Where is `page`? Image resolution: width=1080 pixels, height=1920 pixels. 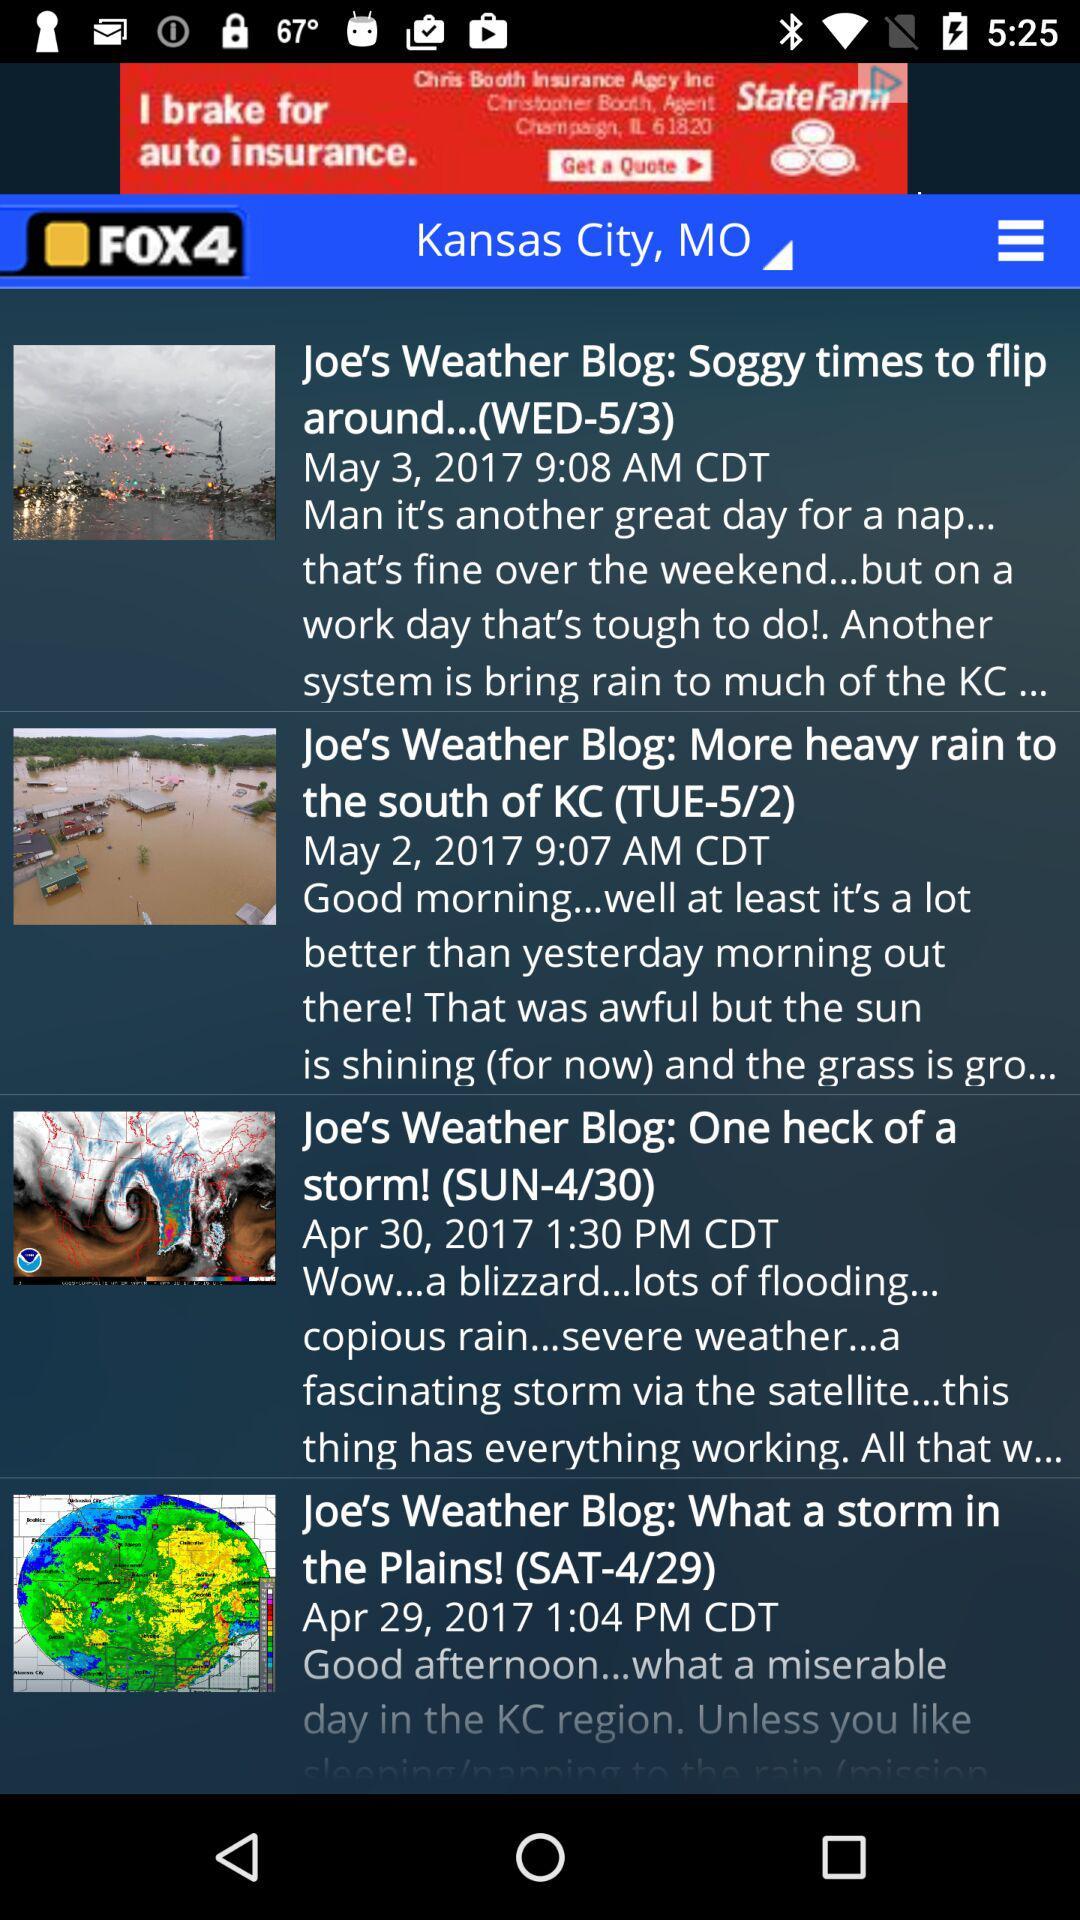
page is located at coordinates (131, 240).